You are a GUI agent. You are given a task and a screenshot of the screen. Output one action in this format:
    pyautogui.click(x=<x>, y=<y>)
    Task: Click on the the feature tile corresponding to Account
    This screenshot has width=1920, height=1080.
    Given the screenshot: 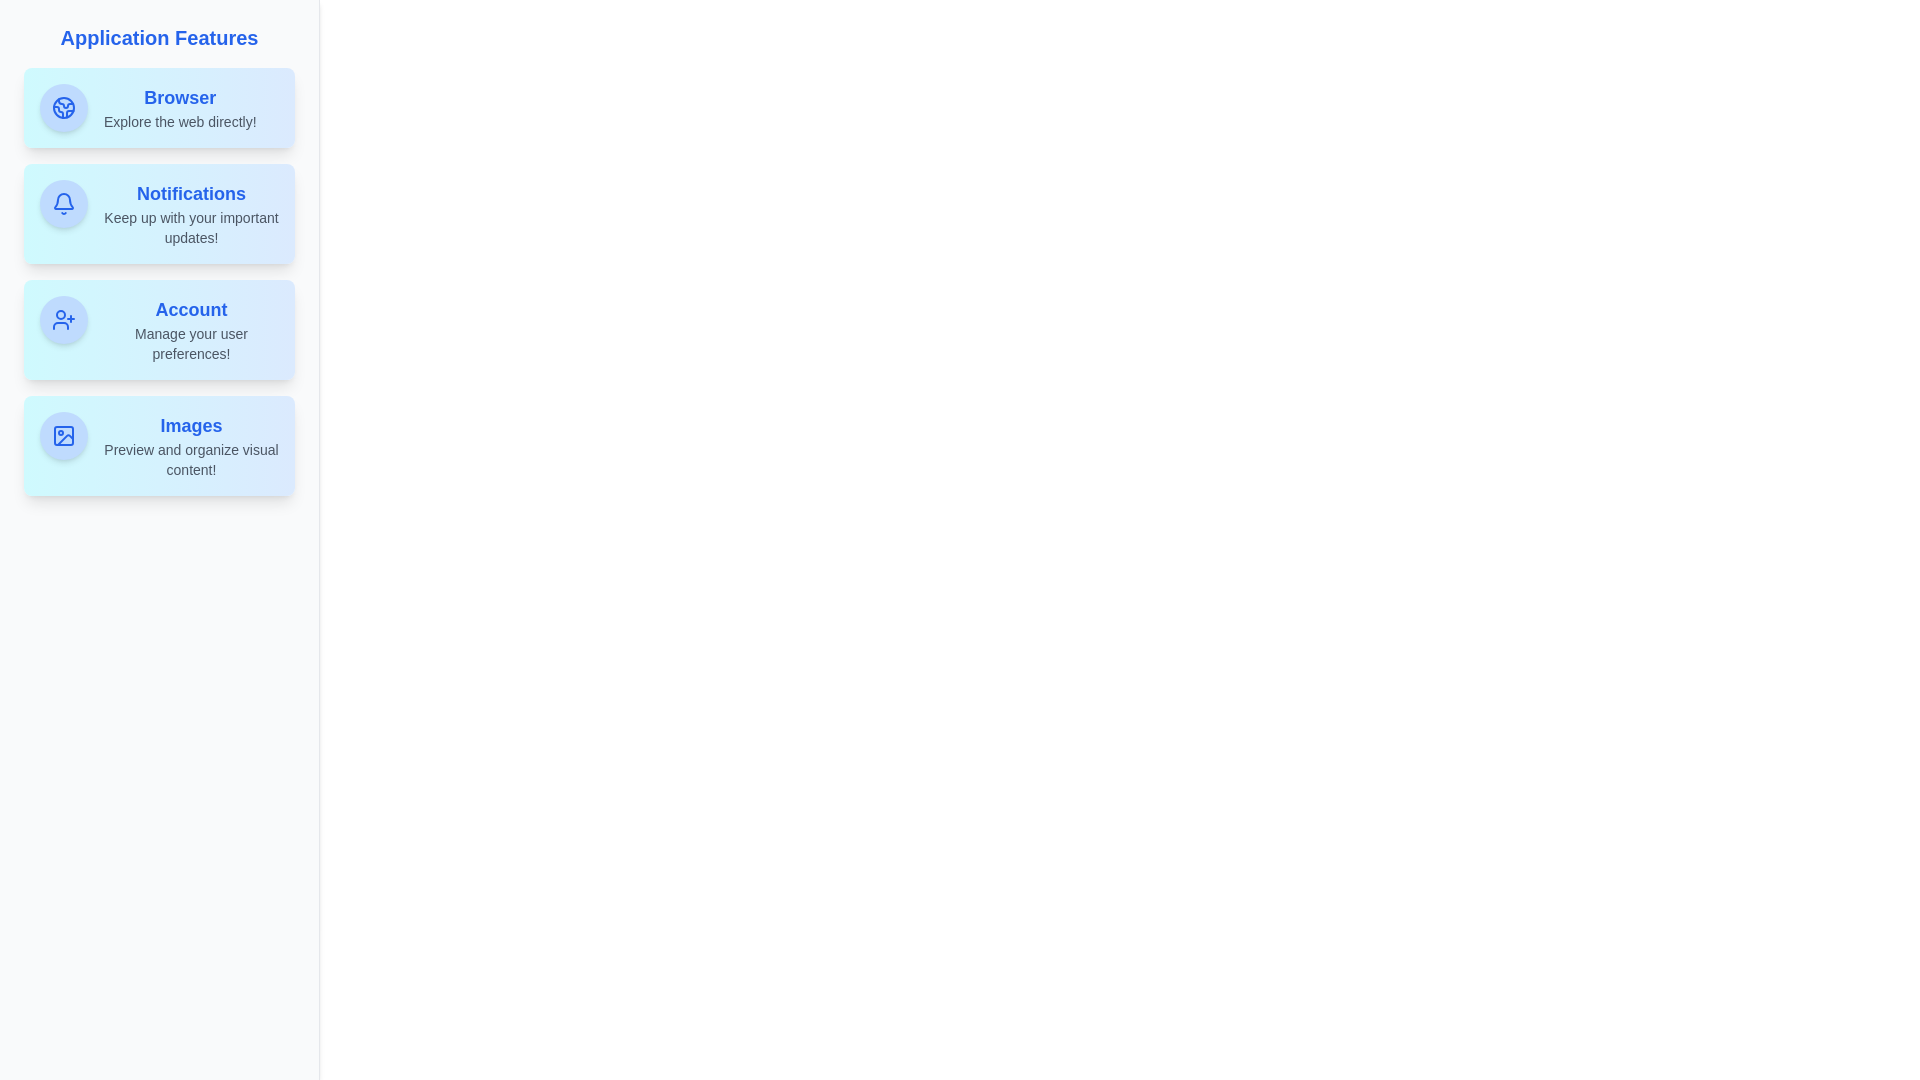 What is the action you would take?
    pyautogui.click(x=158, y=329)
    